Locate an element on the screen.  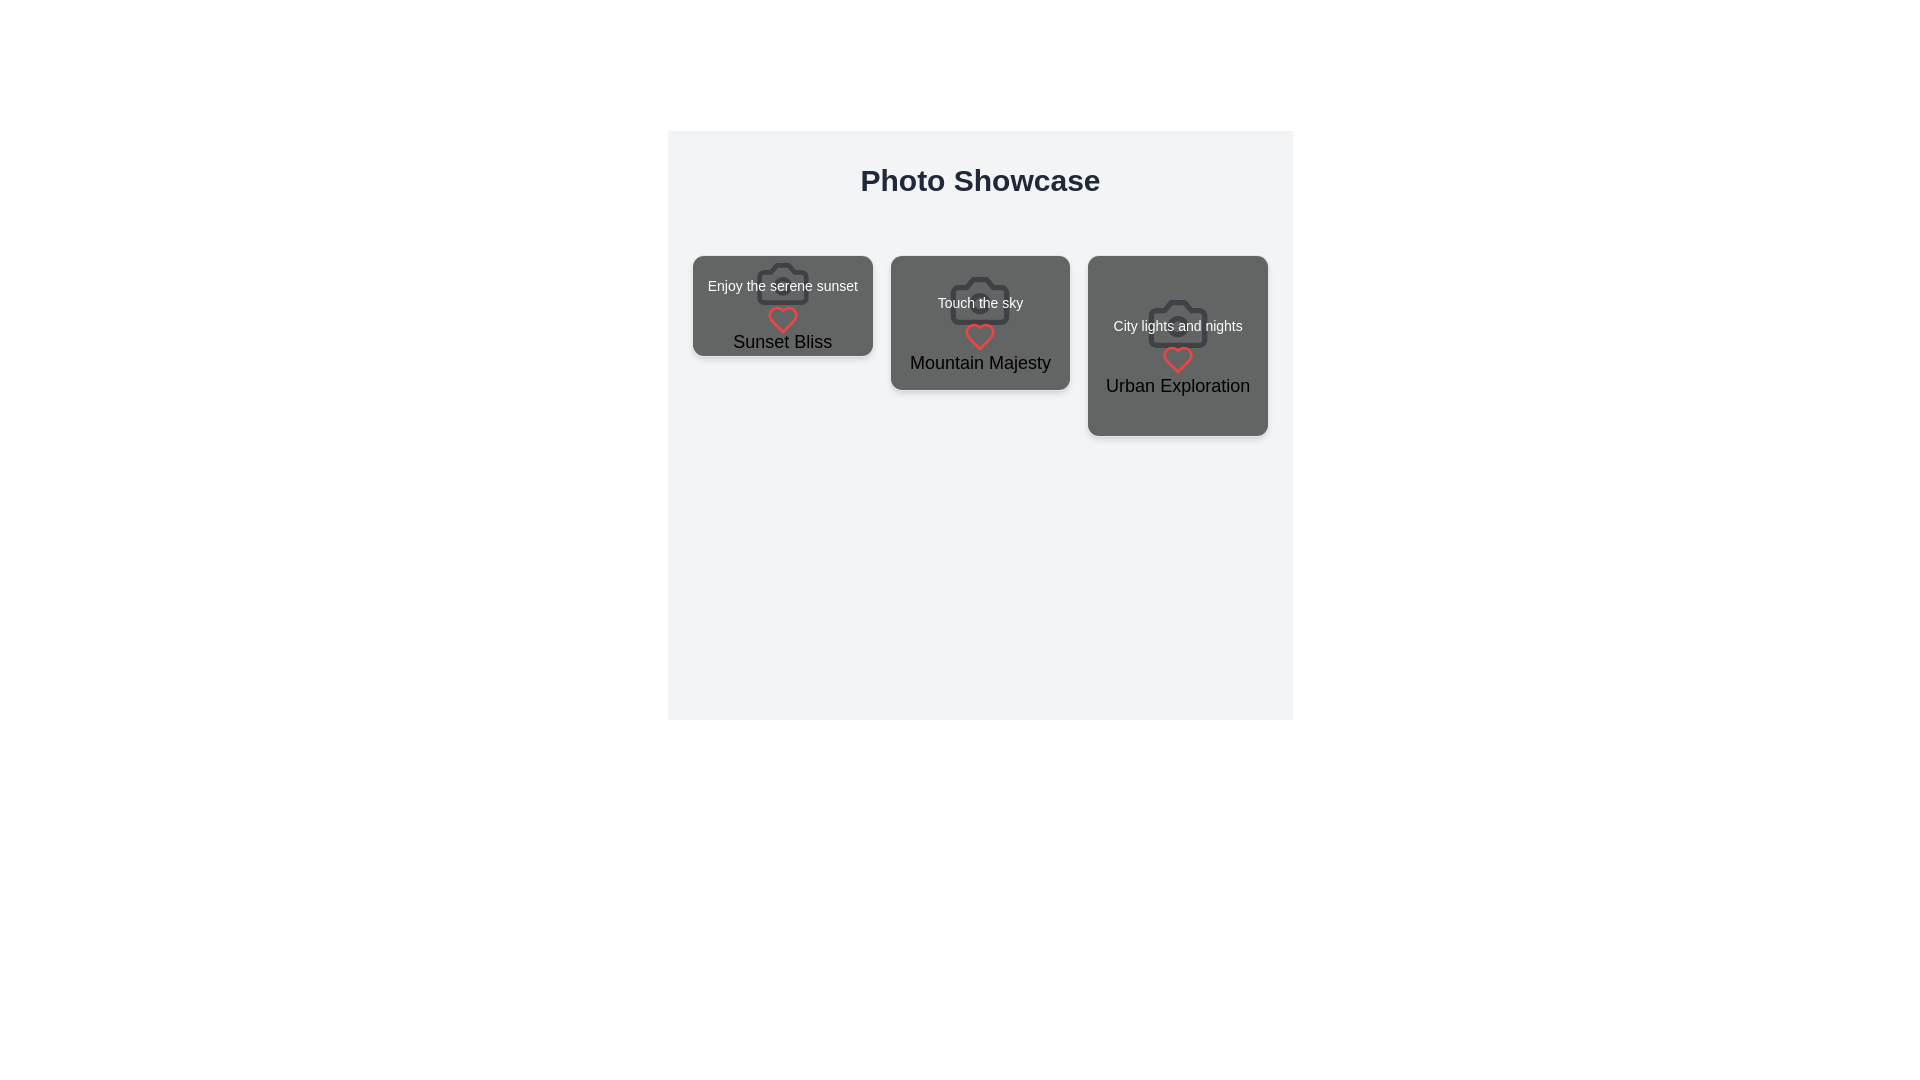
the Text label providing a descriptive tagline located in the central card beneath an icon and above the text 'Mountain Majesty' is located at coordinates (980, 303).